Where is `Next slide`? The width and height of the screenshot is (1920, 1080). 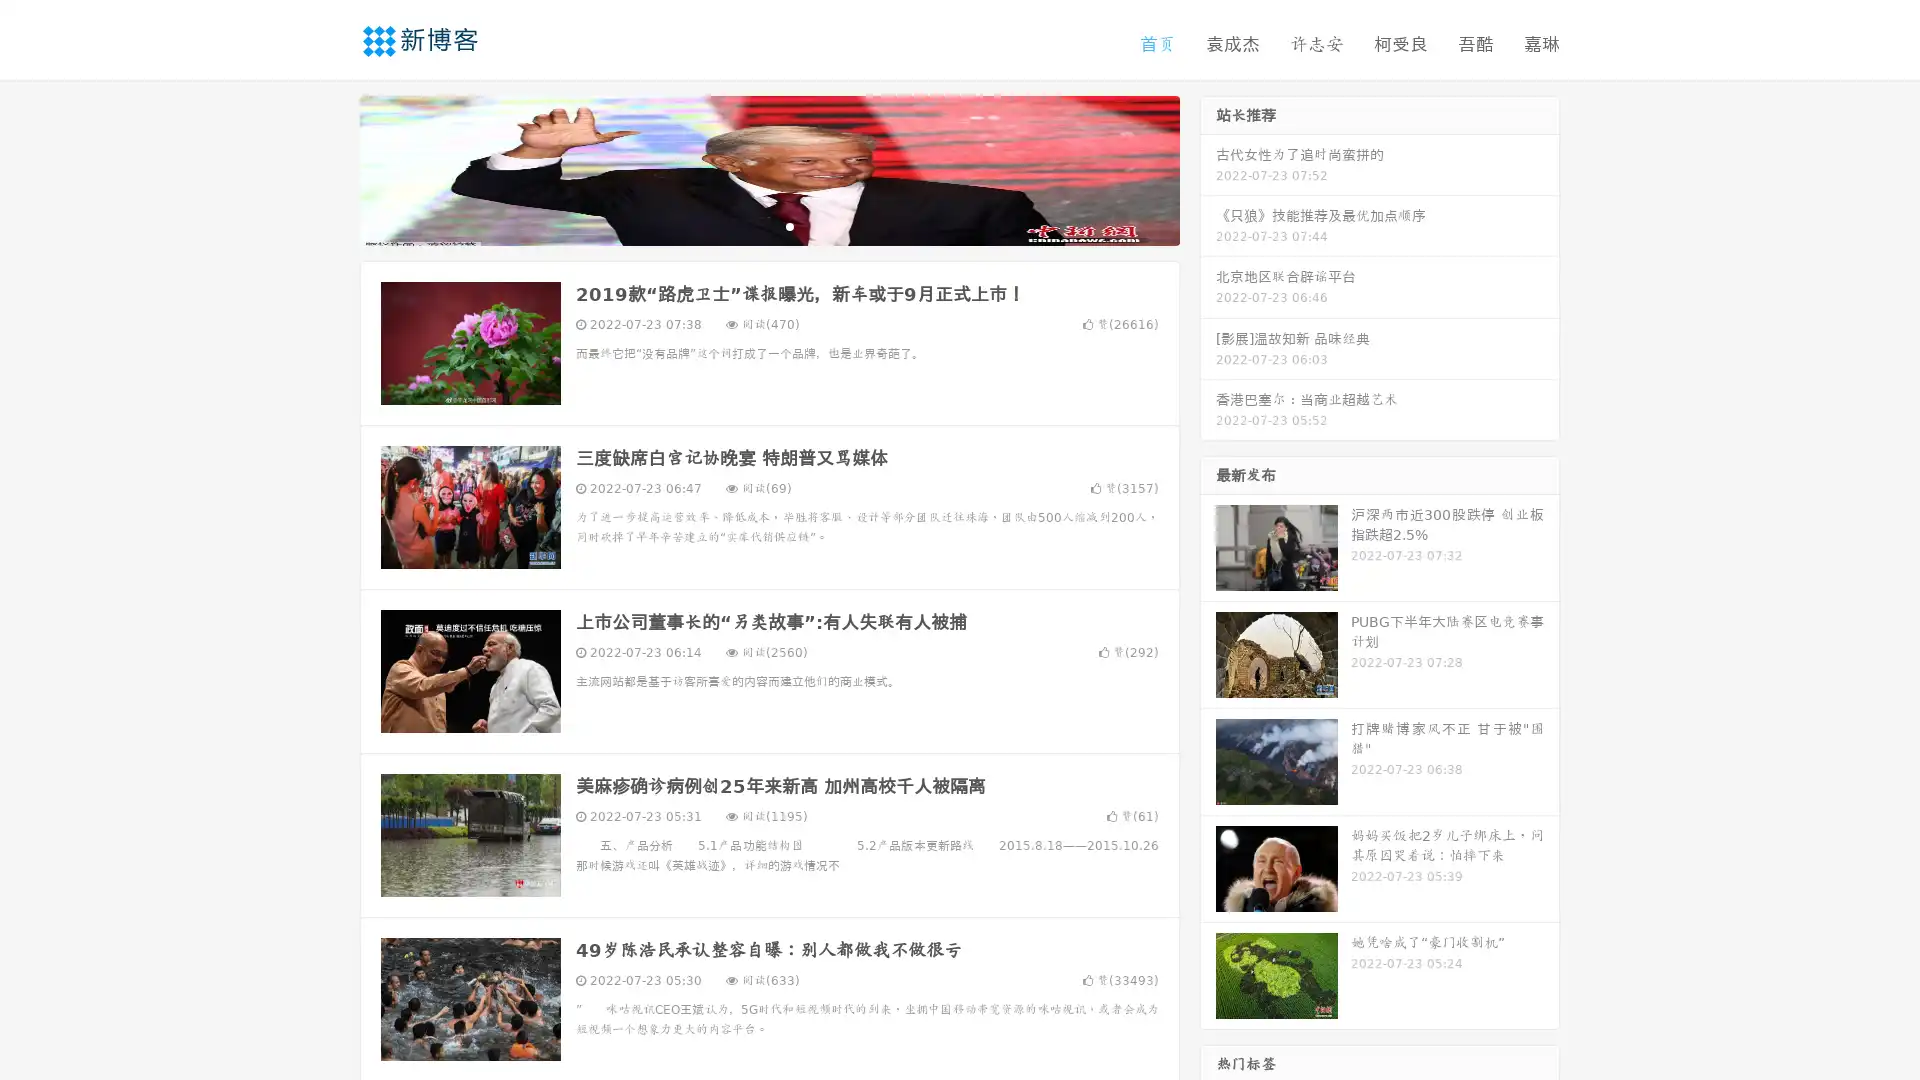
Next slide is located at coordinates (1208, 168).